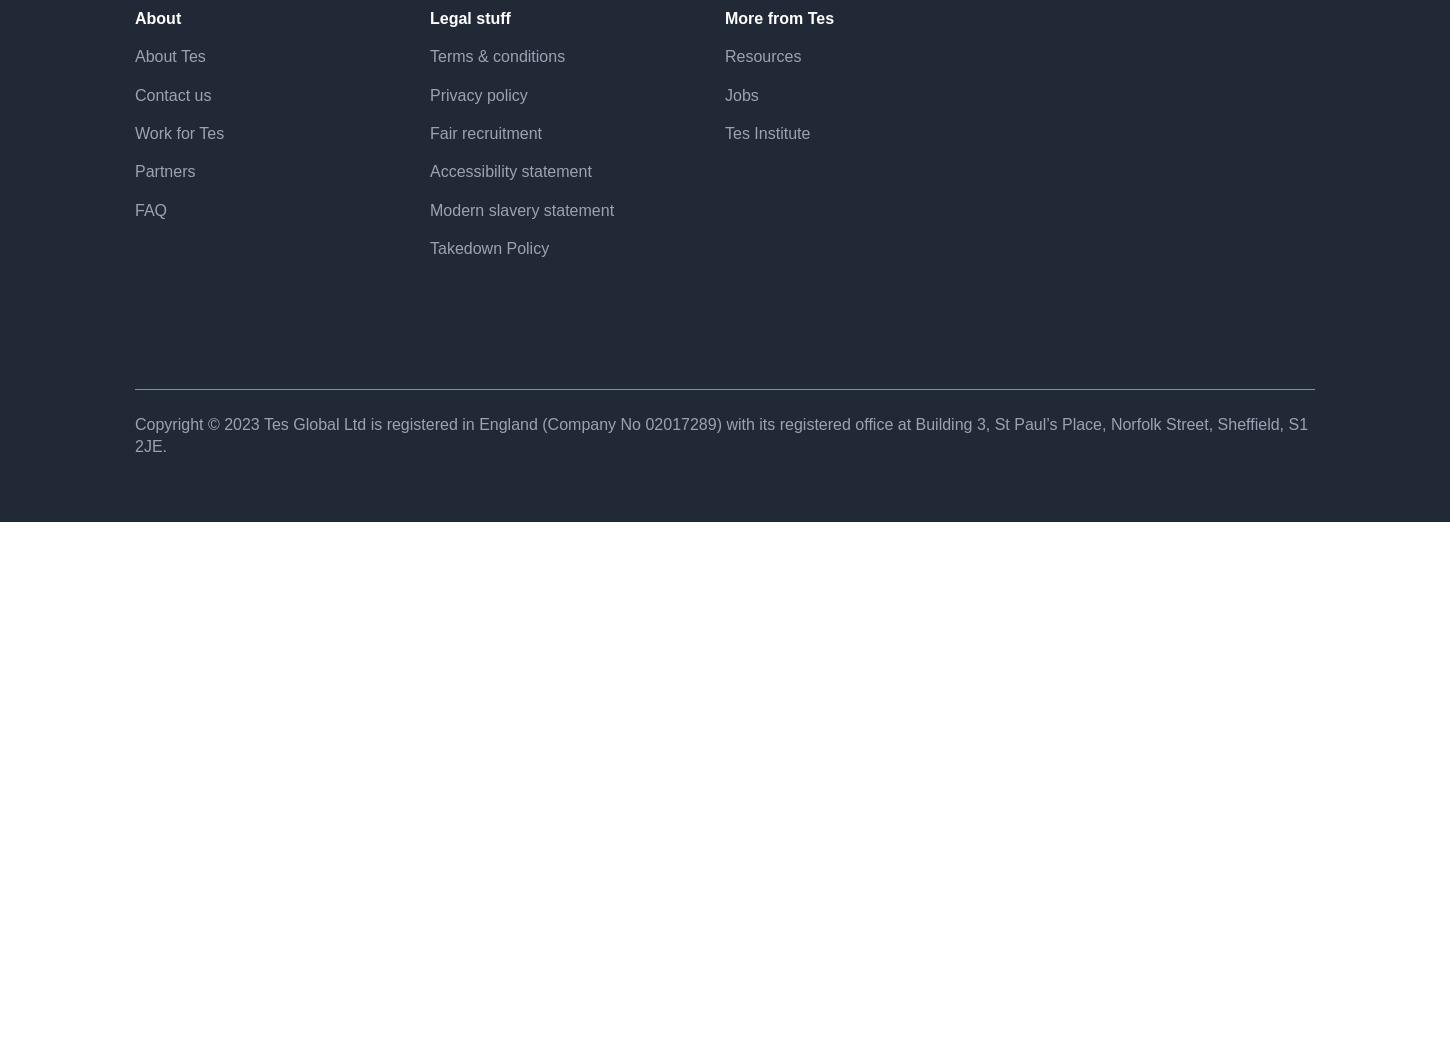 This screenshot has height=1057, width=1450. I want to click on 'About Tes', so click(168, 125).